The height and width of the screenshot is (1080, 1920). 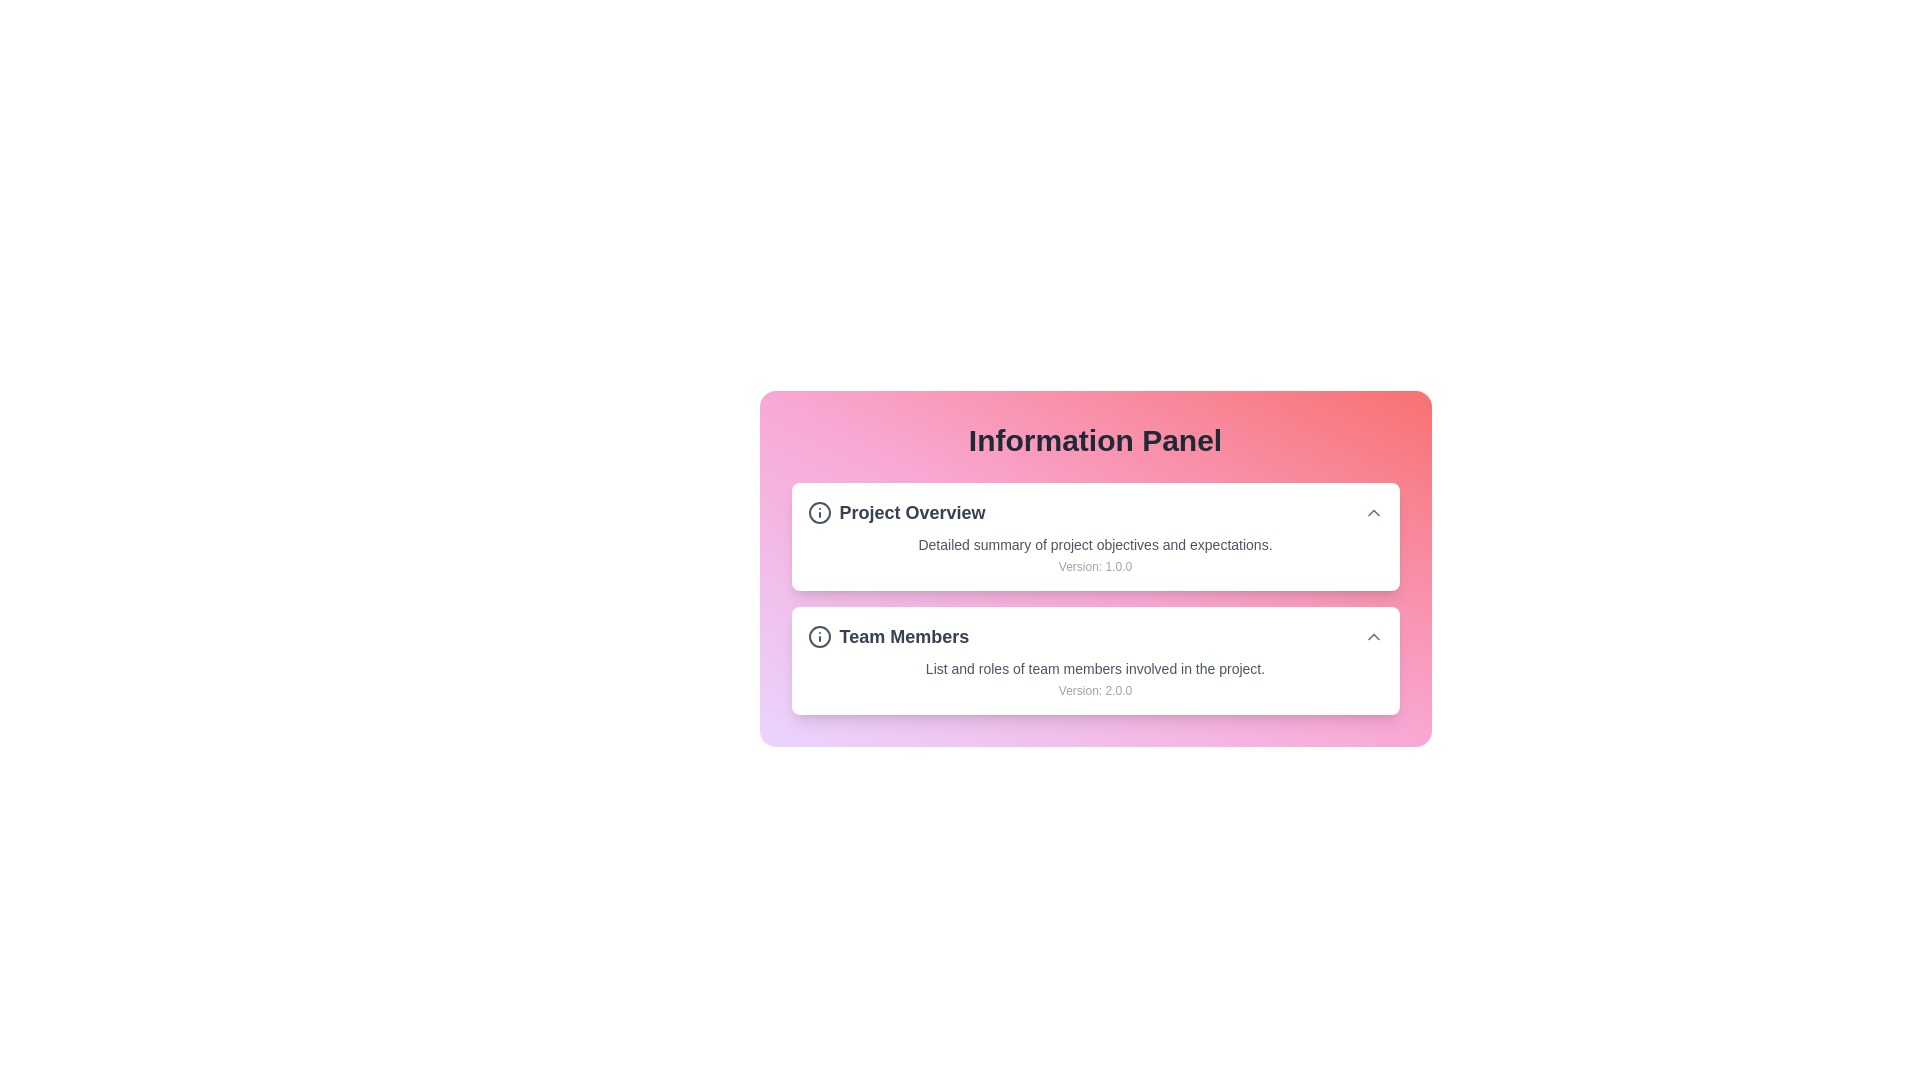 I want to click on information provided in the Text block located in the 'Team Members' section of the interface, positioned directly below the title 'Team Members', so click(x=1094, y=677).